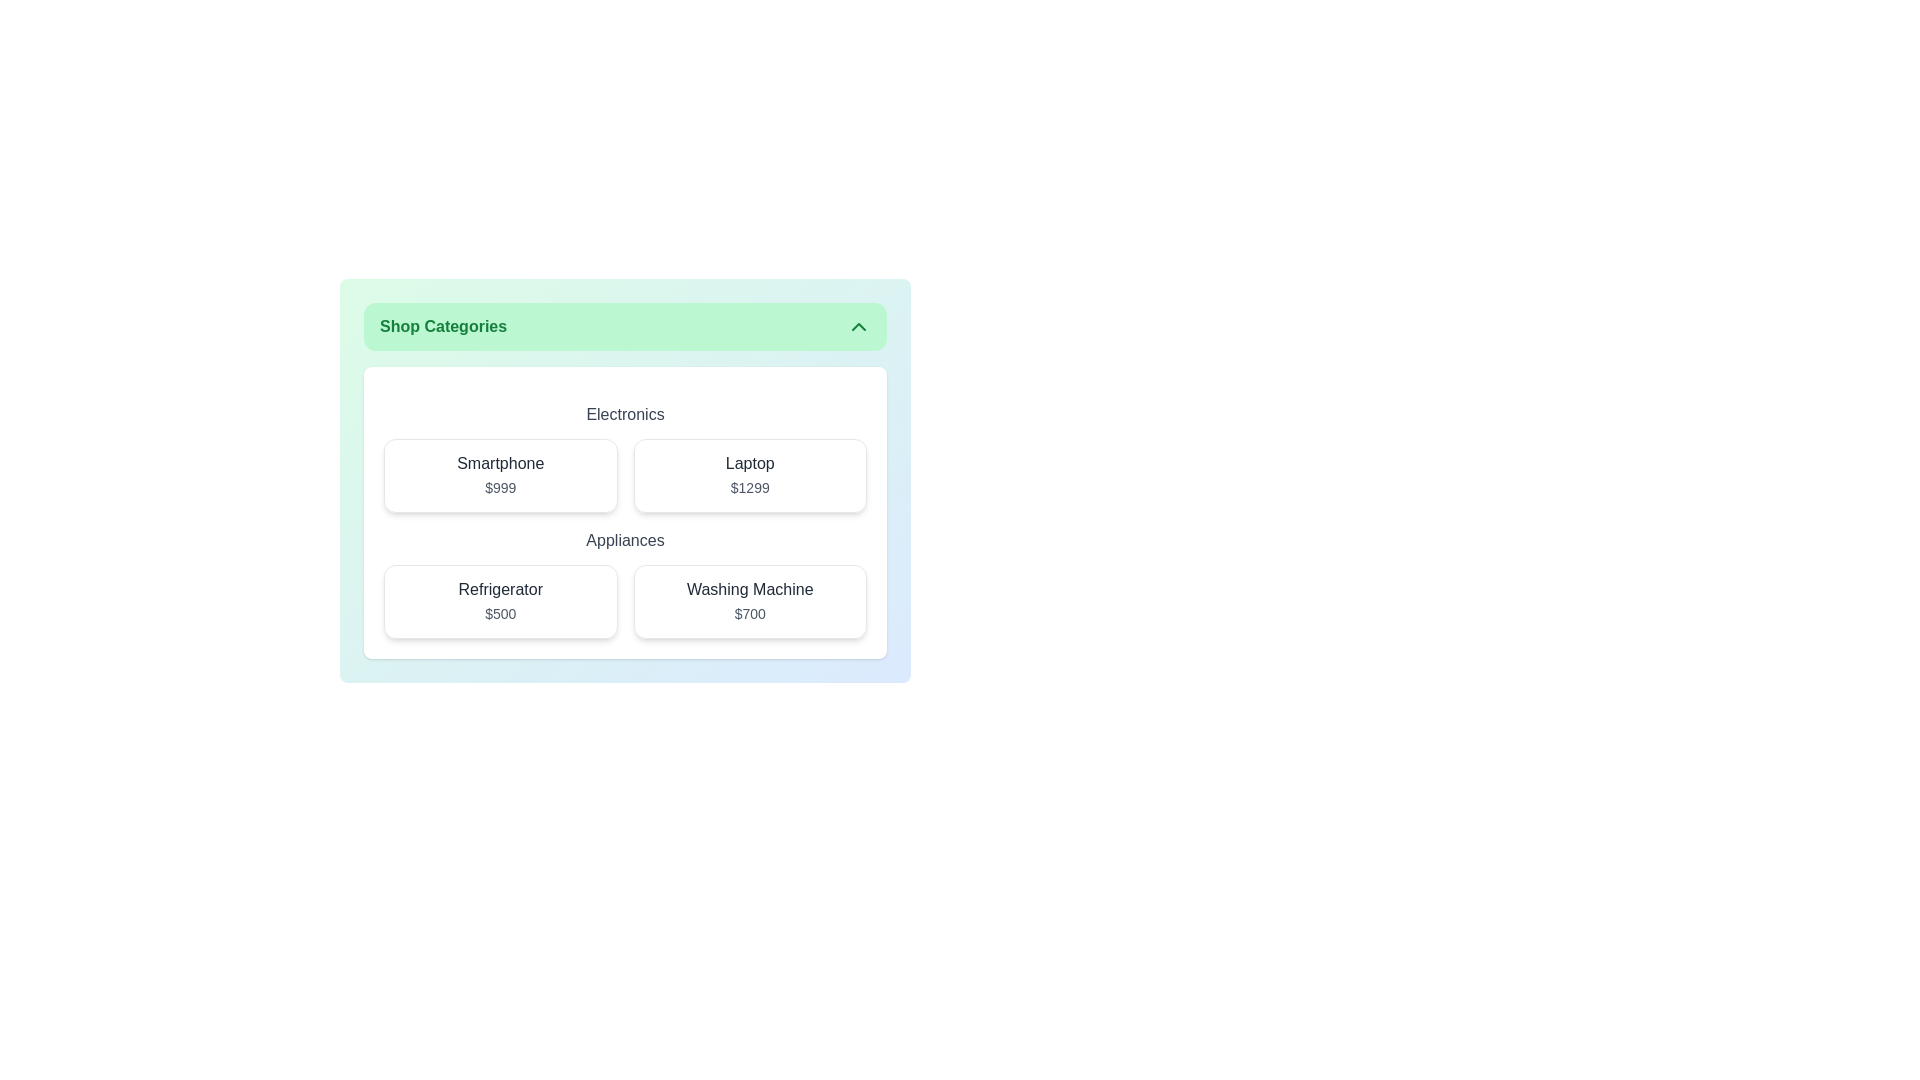  Describe the element at coordinates (500, 612) in the screenshot. I see `the static text label indicating the price of the 'Refrigerator' as $500, located at the bottom center of the product card` at that location.